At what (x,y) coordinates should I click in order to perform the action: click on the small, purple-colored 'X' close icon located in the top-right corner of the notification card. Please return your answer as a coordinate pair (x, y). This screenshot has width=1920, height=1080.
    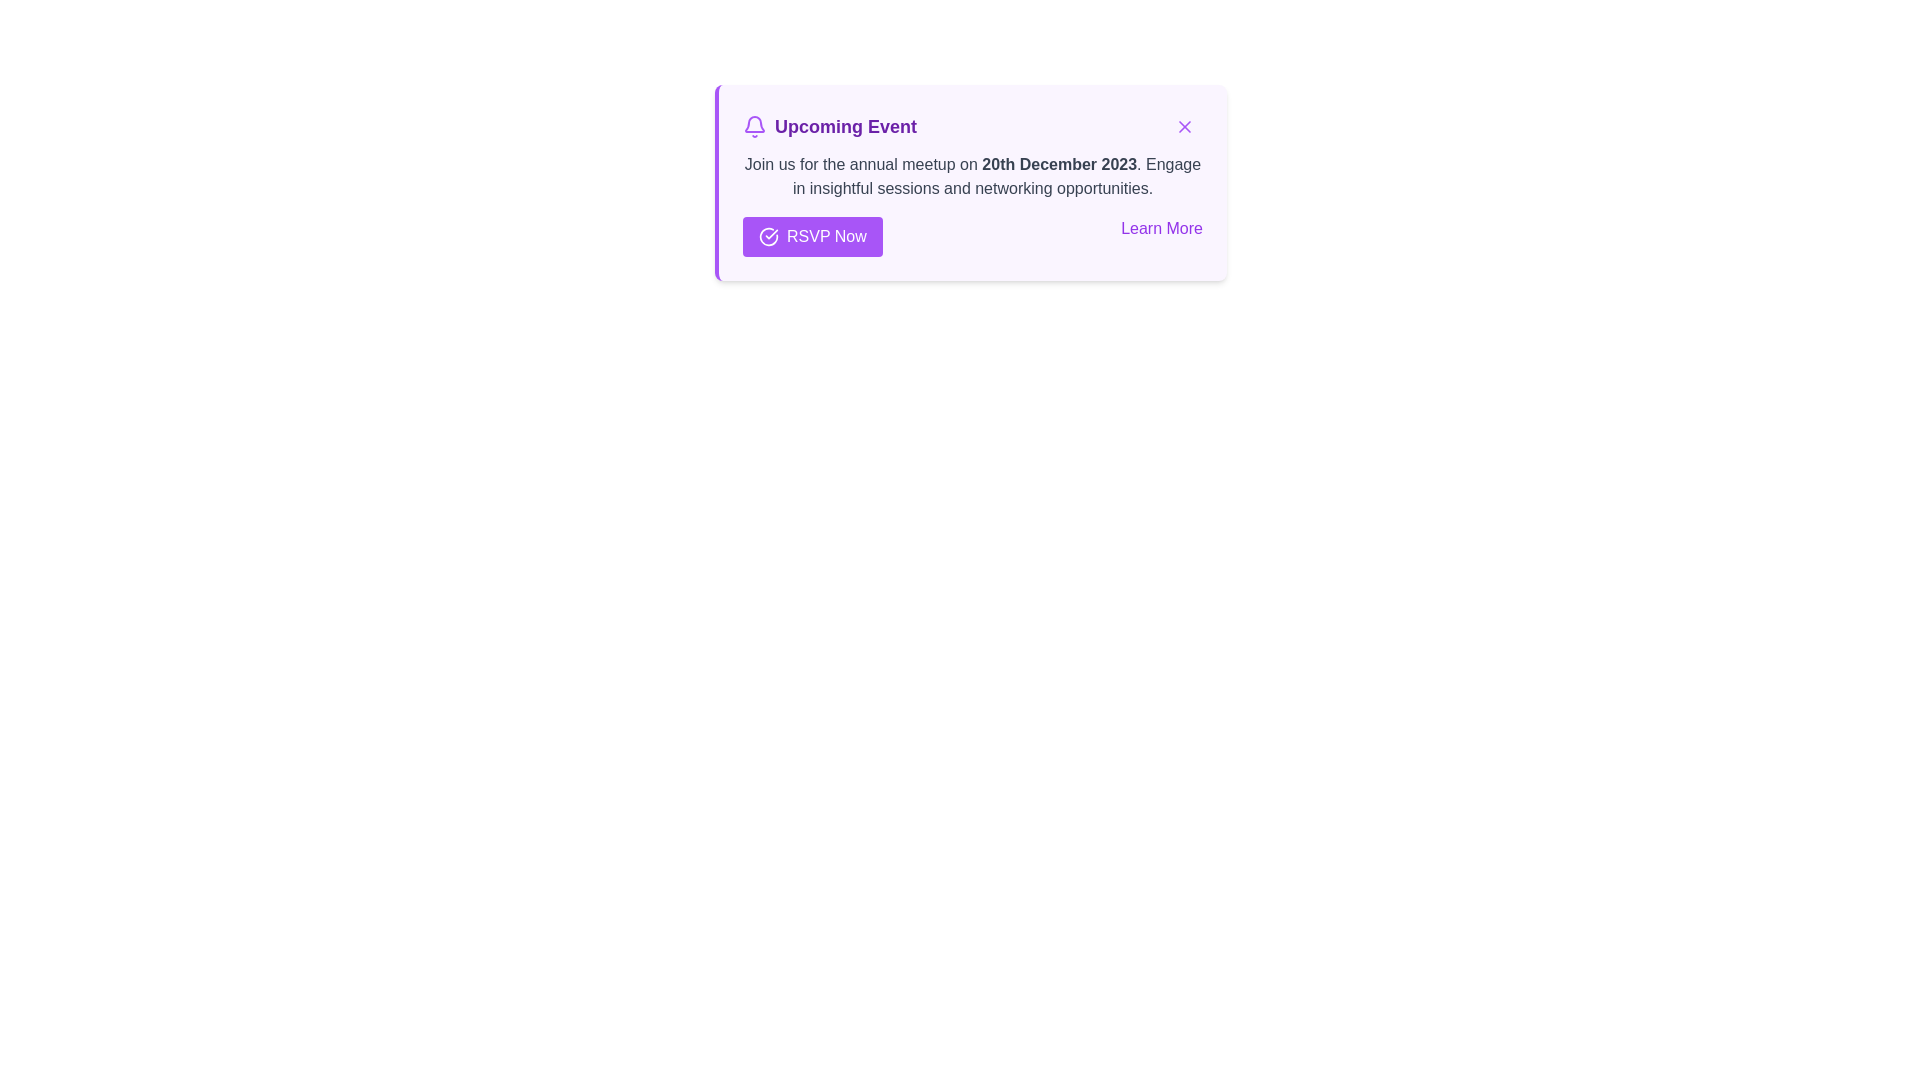
    Looking at the image, I should click on (1185, 127).